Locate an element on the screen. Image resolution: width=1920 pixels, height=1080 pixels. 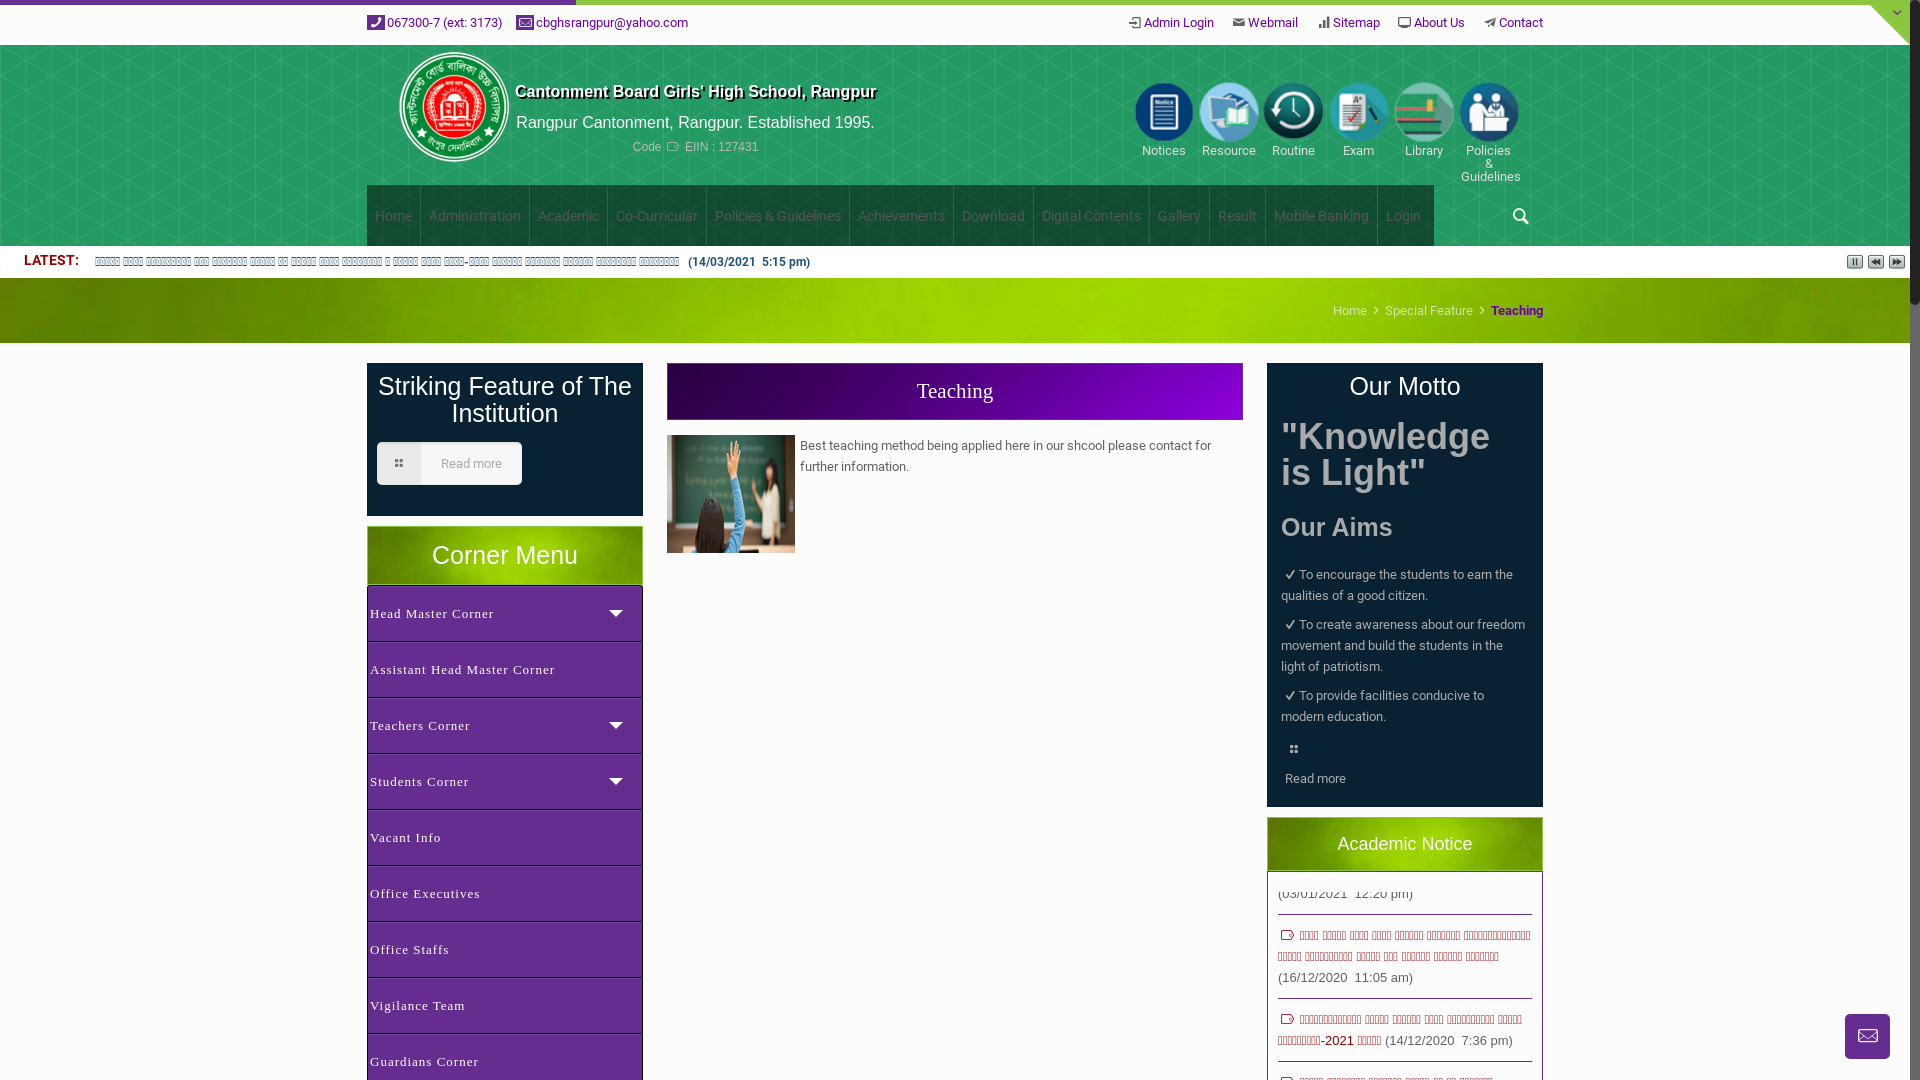
'Download' is located at coordinates (953, 216).